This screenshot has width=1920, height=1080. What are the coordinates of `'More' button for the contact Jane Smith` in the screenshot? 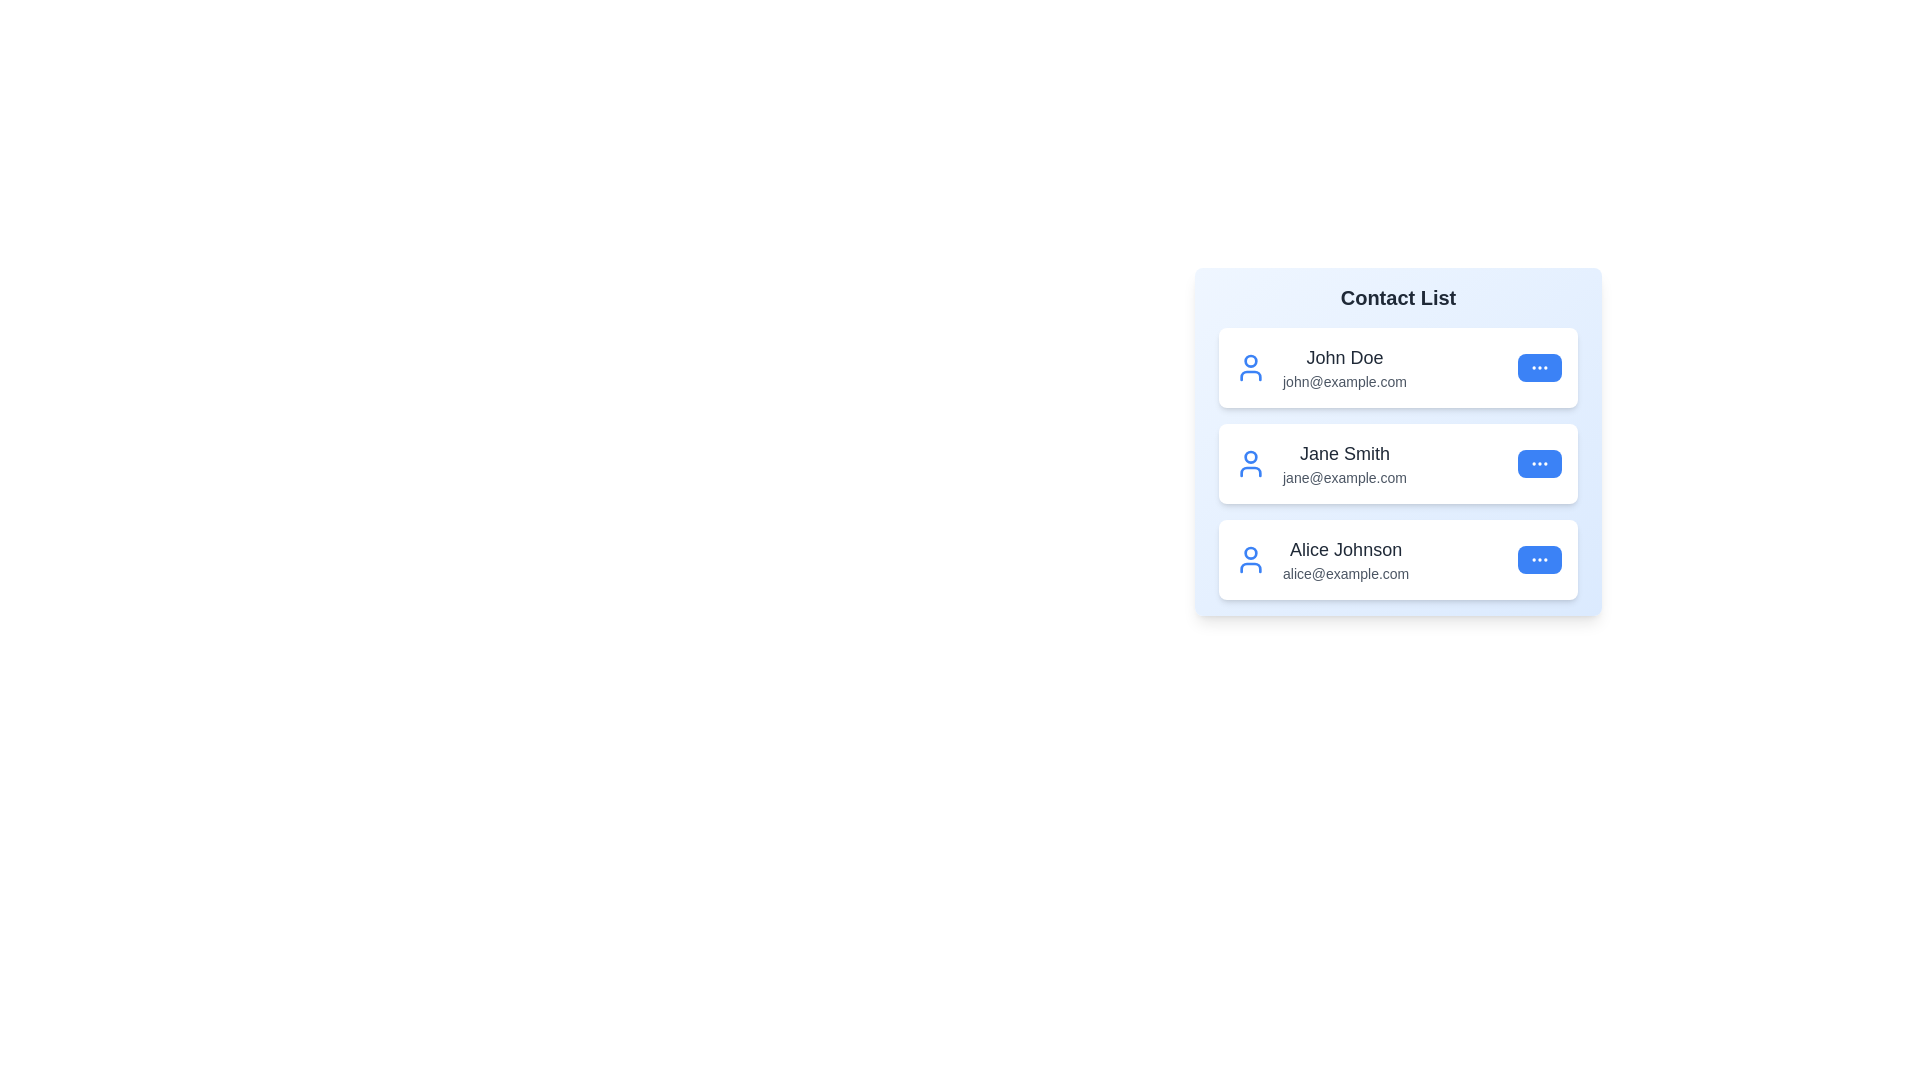 It's located at (1539, 463).